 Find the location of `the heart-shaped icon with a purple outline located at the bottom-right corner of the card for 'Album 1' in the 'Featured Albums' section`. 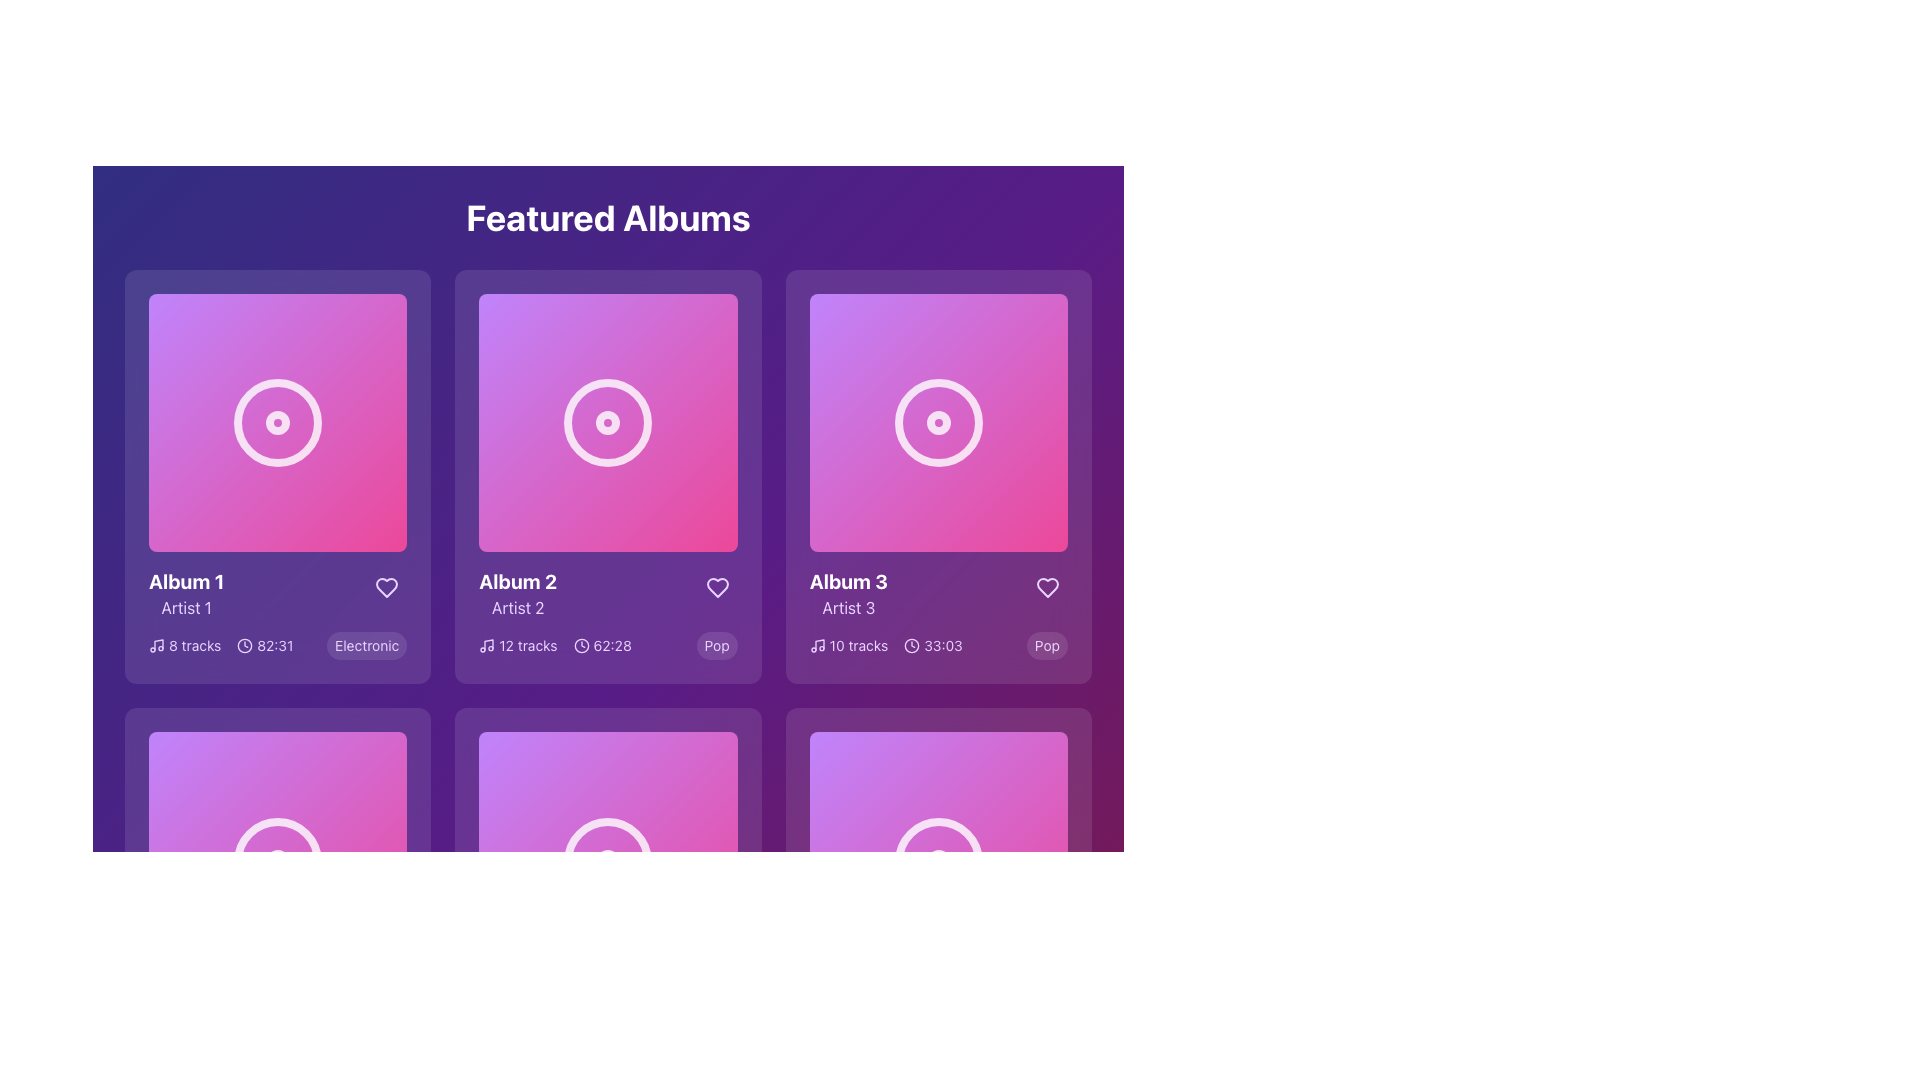

the heart-shaped icon with a purple outline located at the bottom-right corner of the card for 'Album 1' in the 'Featured Albums' section is located at coordinates (387, 587).